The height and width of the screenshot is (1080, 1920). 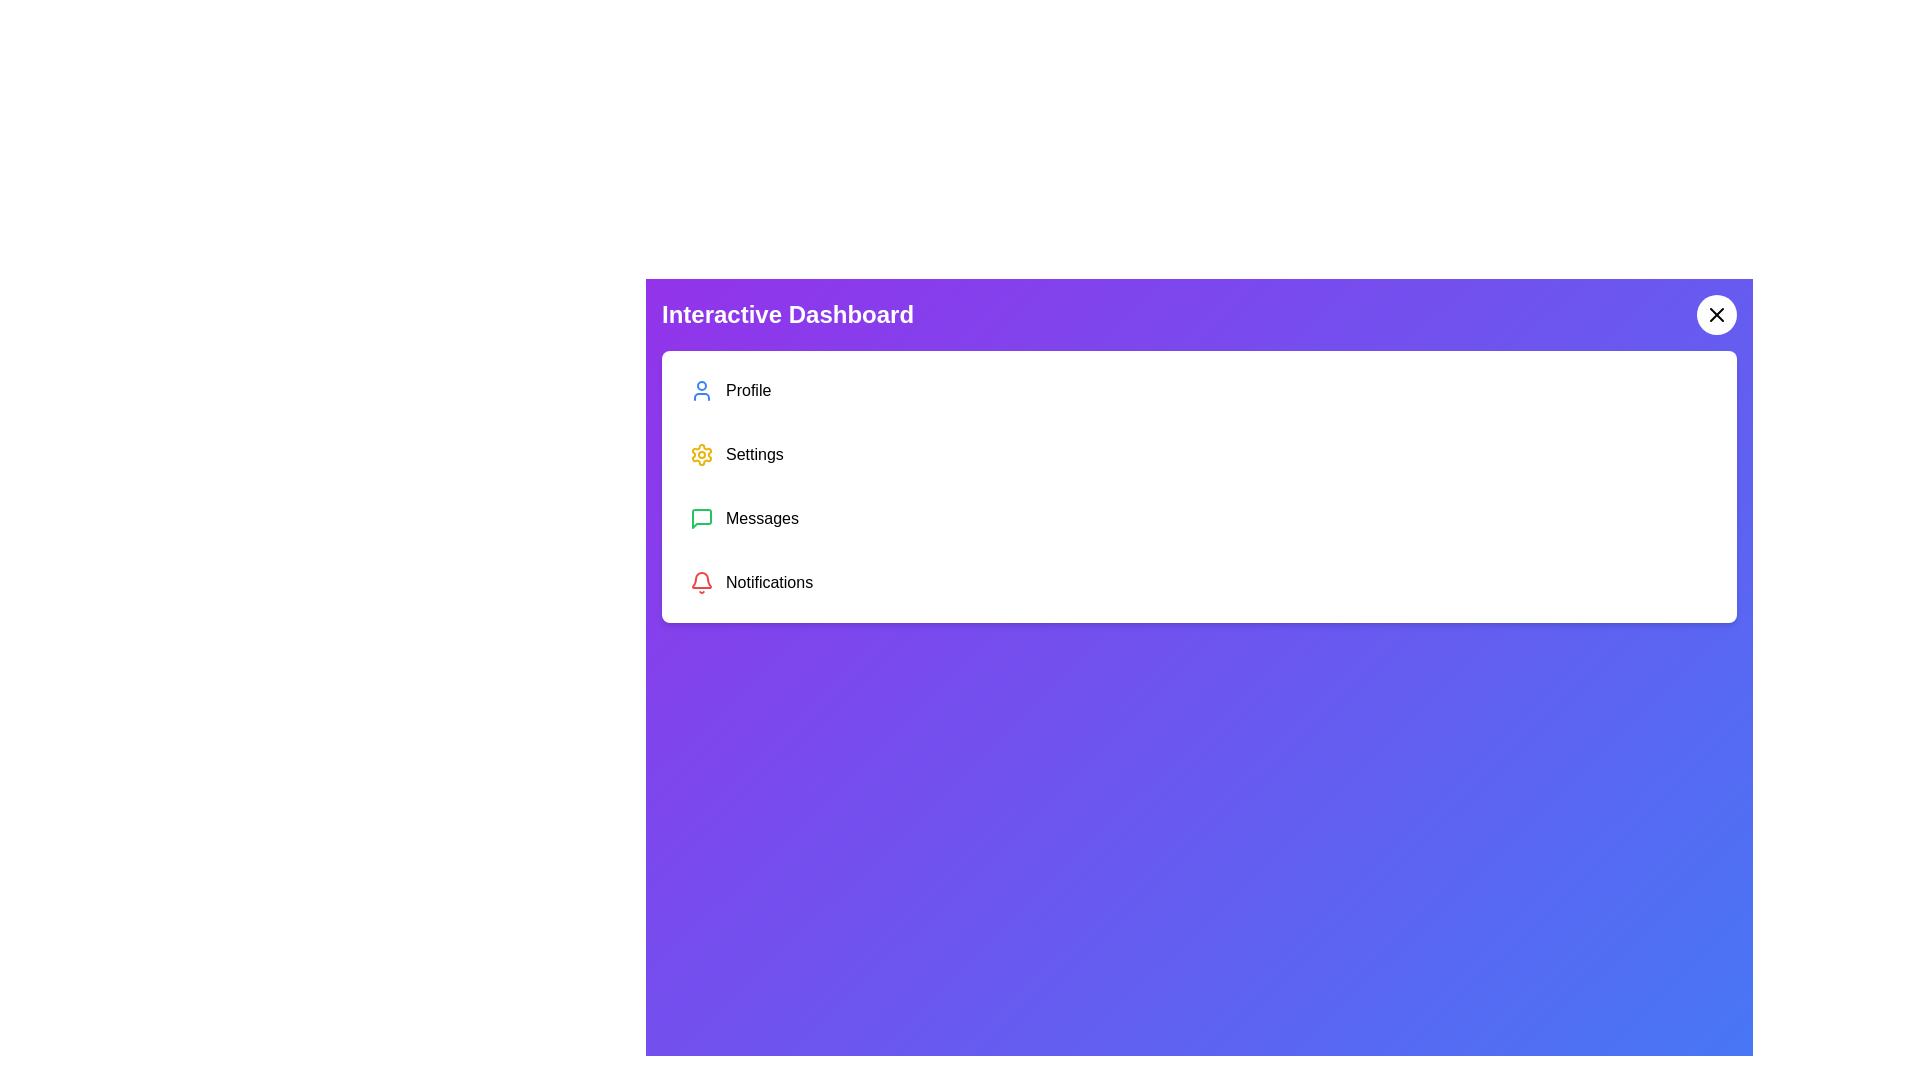 What do you see at coordinates (1716, 315) in the screenshot?
I see `the circular button with a white background and black 'X' symbol located in the top-right corner of the interface's purple header` at bounding box center [1716, 315].